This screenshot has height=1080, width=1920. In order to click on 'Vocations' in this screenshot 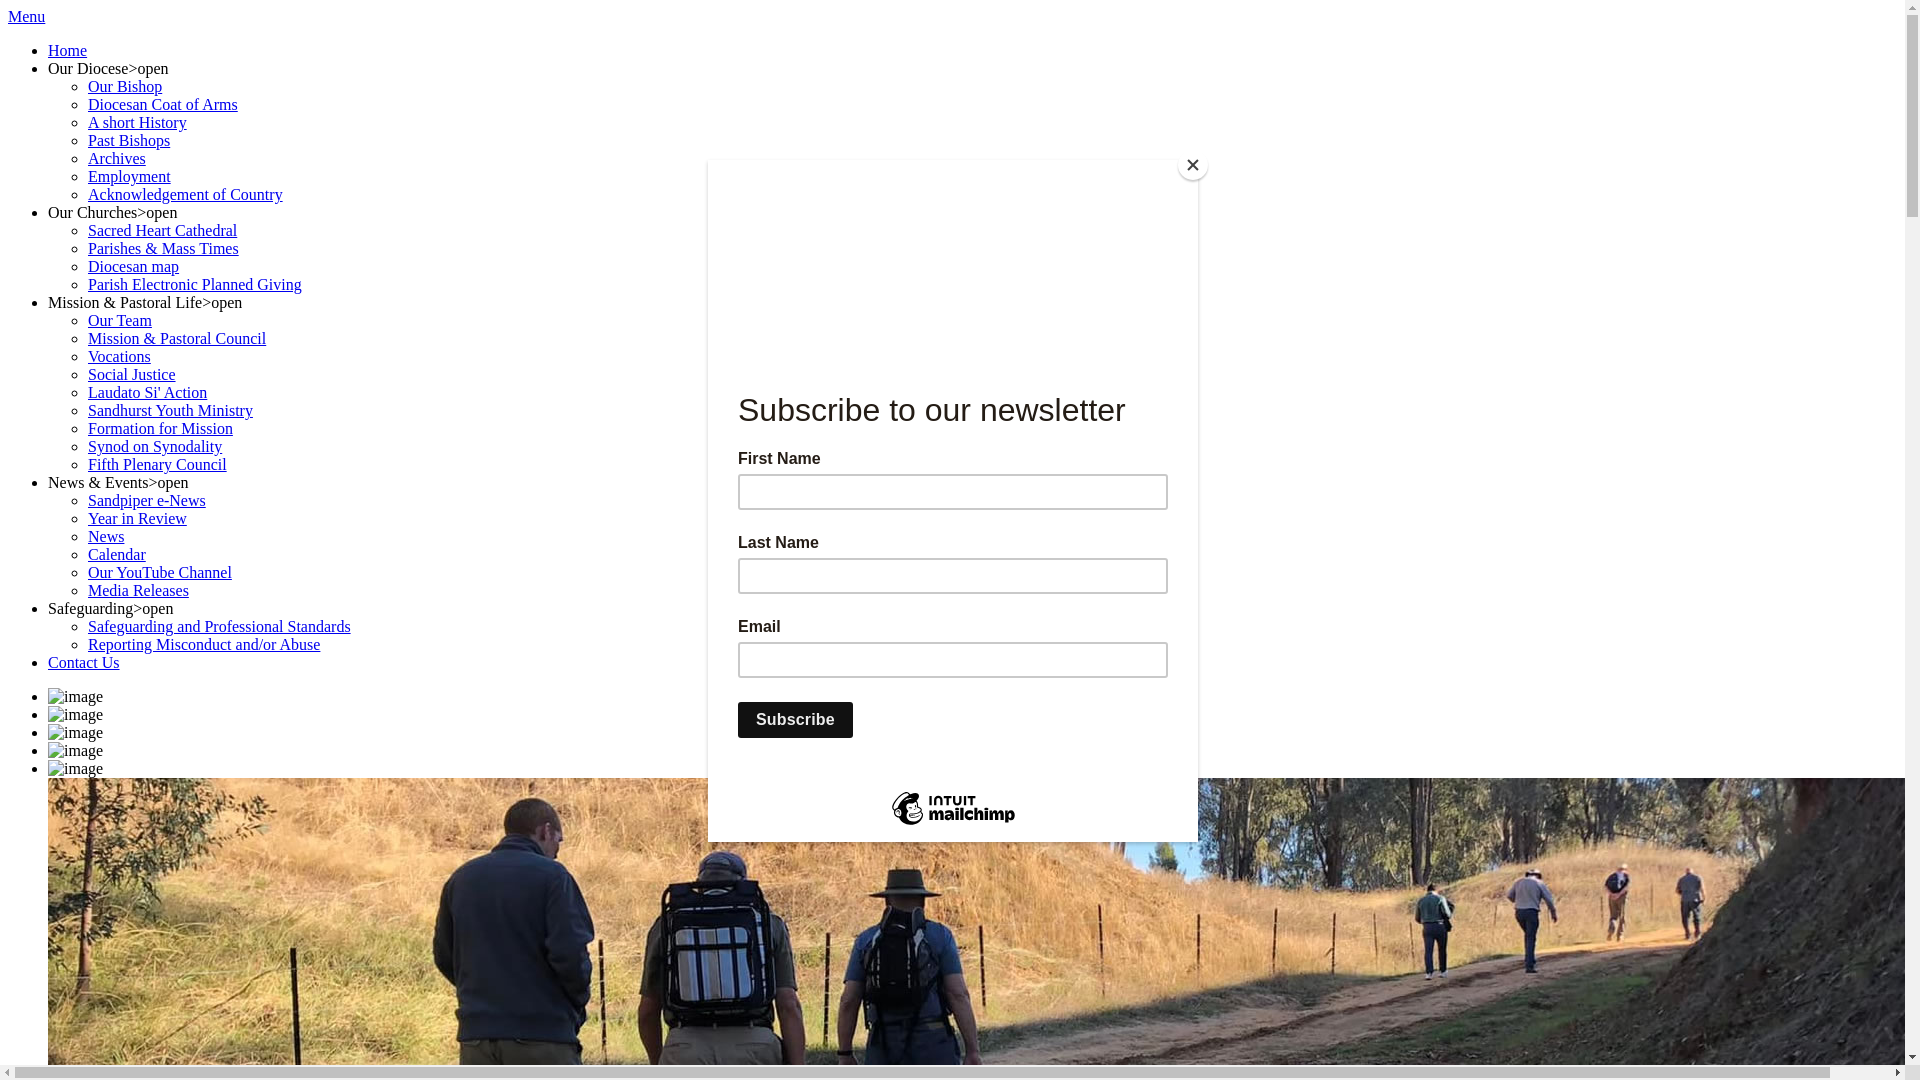, I will do `click(118, 355)`.